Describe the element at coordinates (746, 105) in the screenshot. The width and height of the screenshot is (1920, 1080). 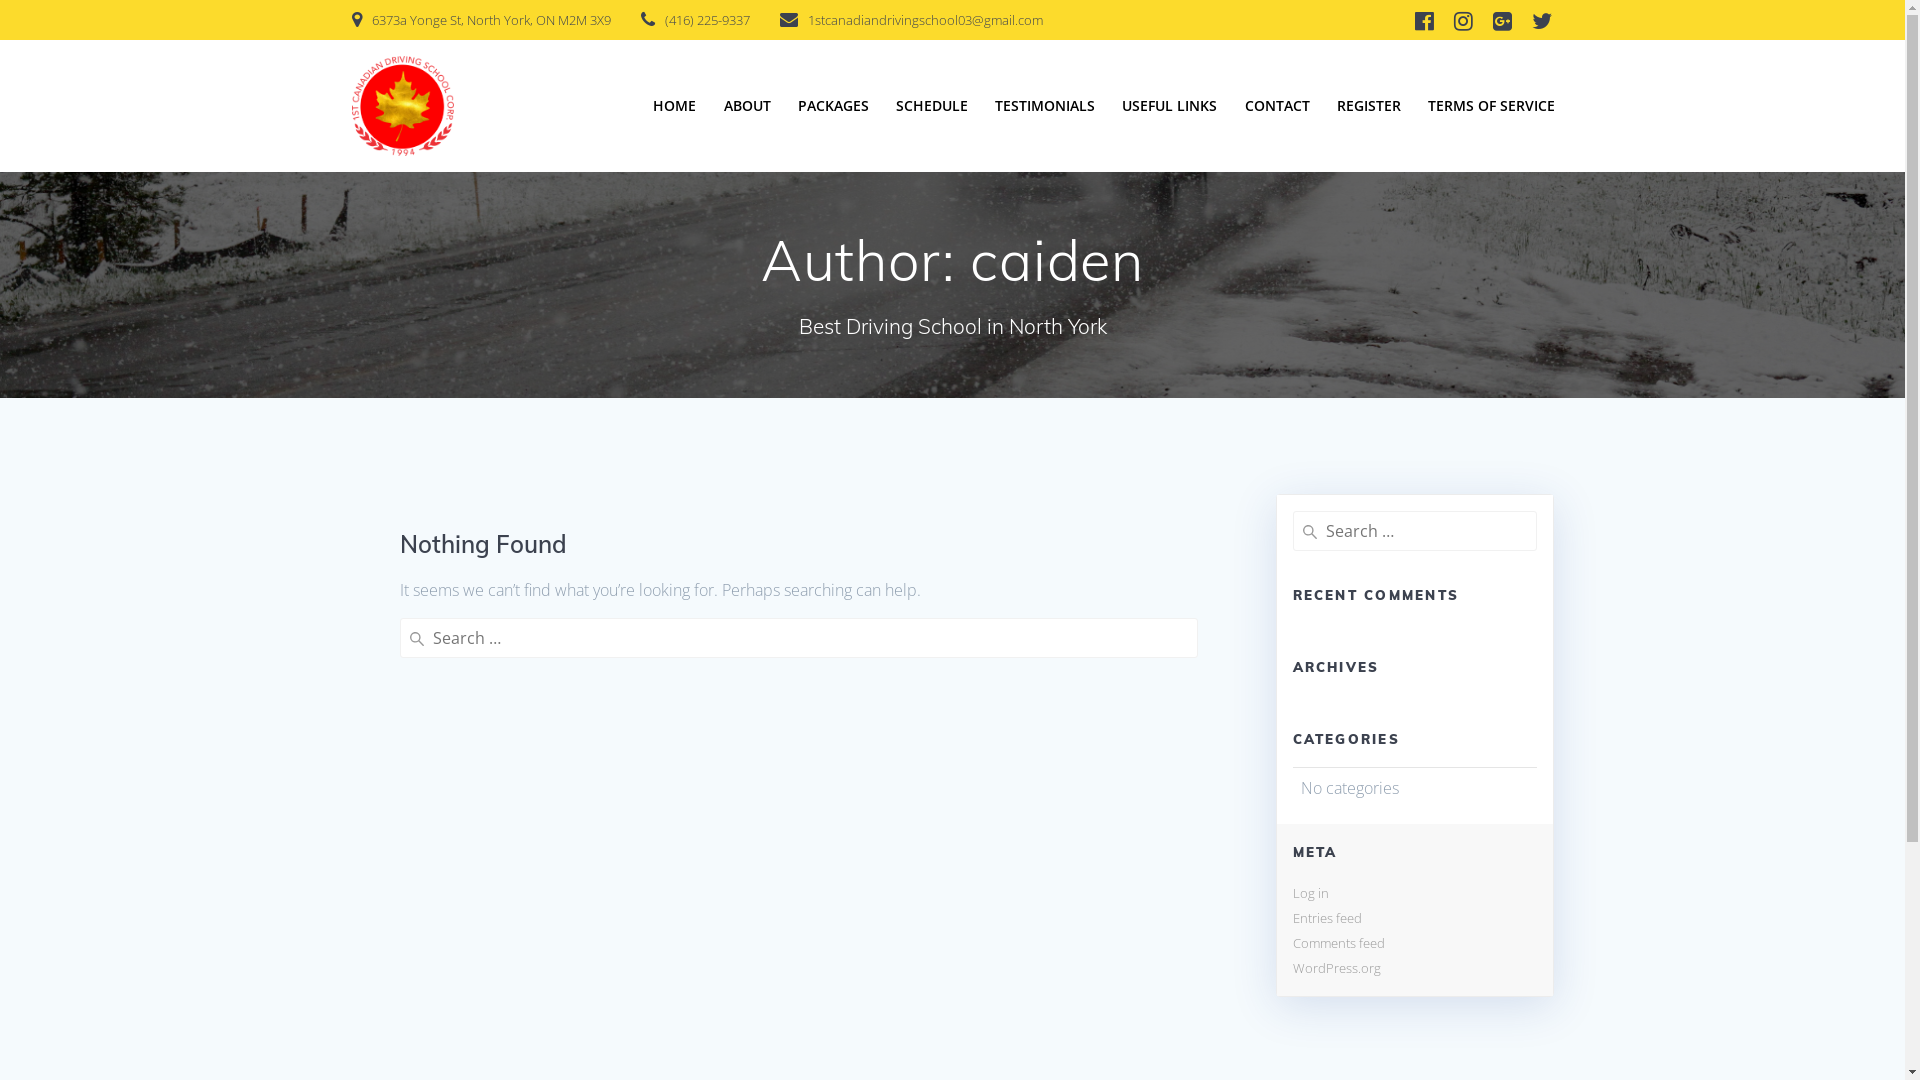
I see `'ABOUT'` at that location.